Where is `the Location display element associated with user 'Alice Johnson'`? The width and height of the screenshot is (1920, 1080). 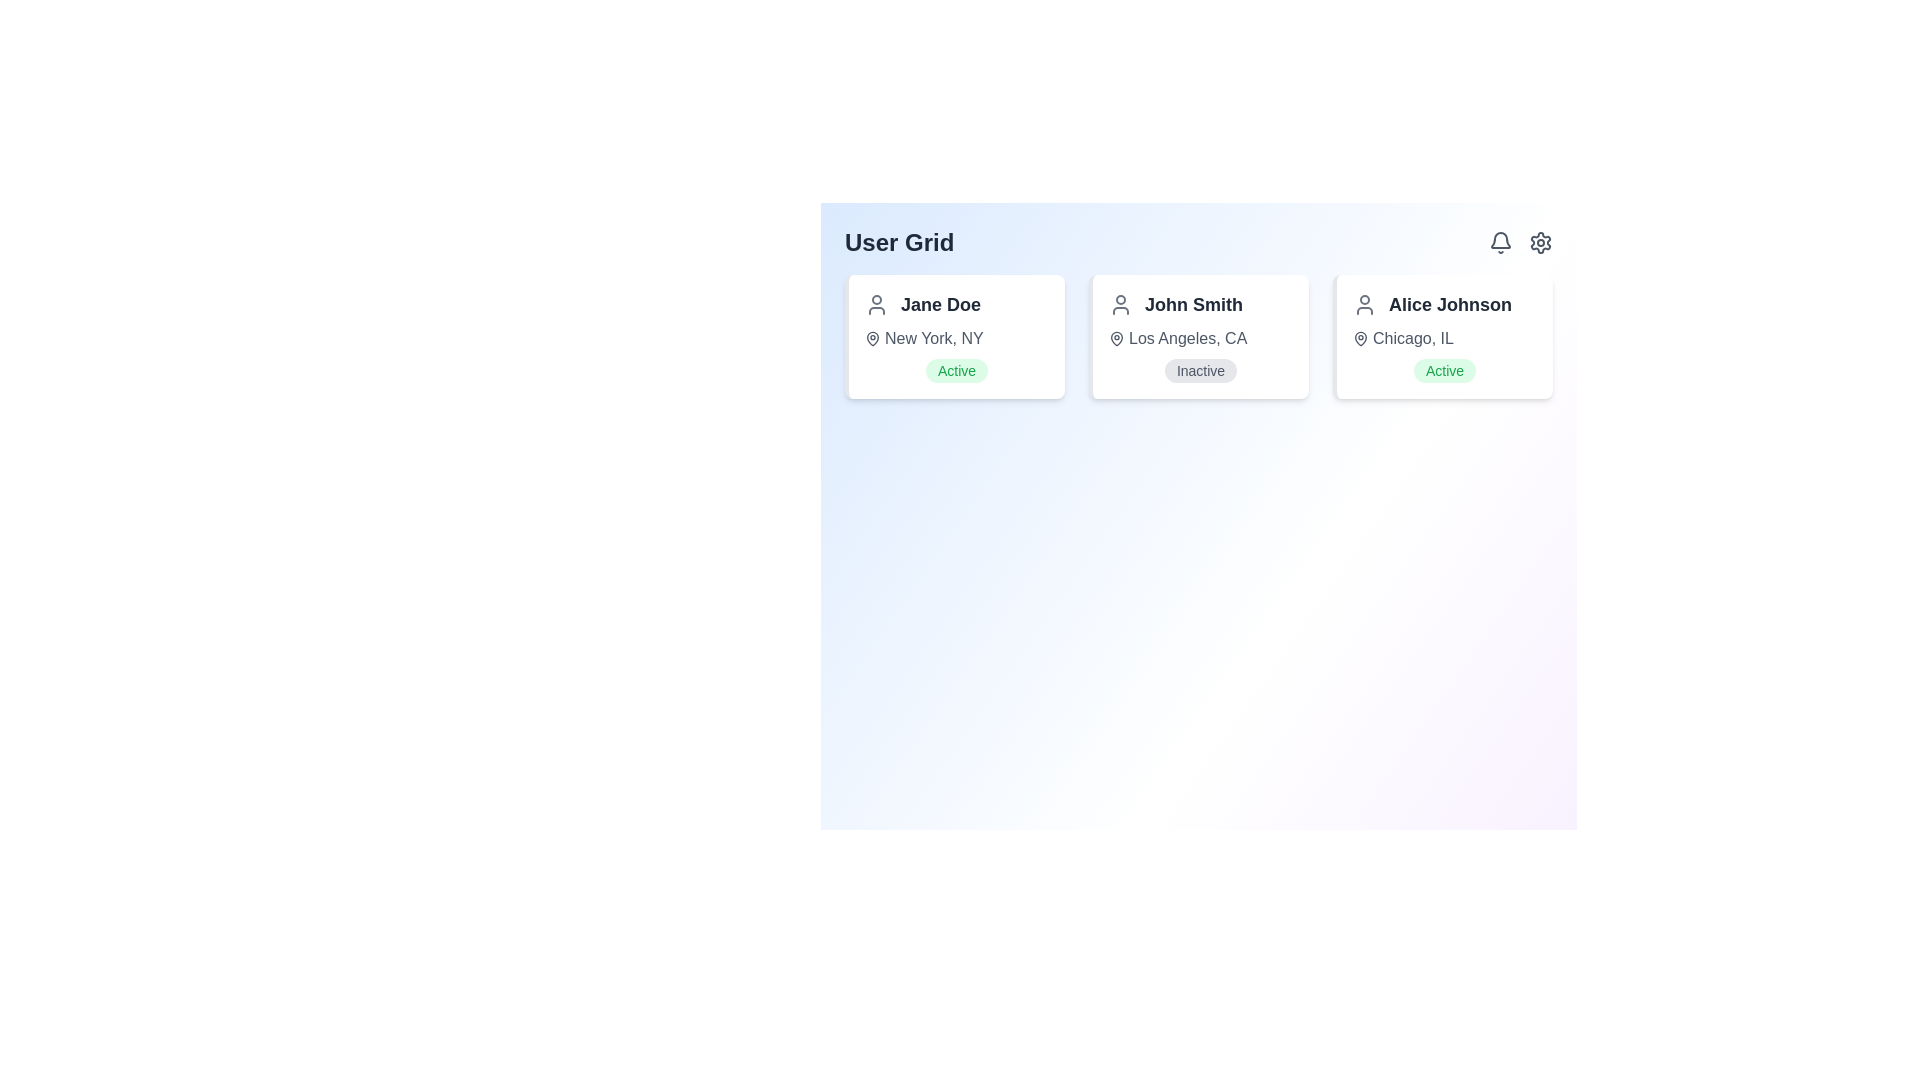 the Location display element associated with user 'Alice Johnson' is located at coordinates (1444, 338).